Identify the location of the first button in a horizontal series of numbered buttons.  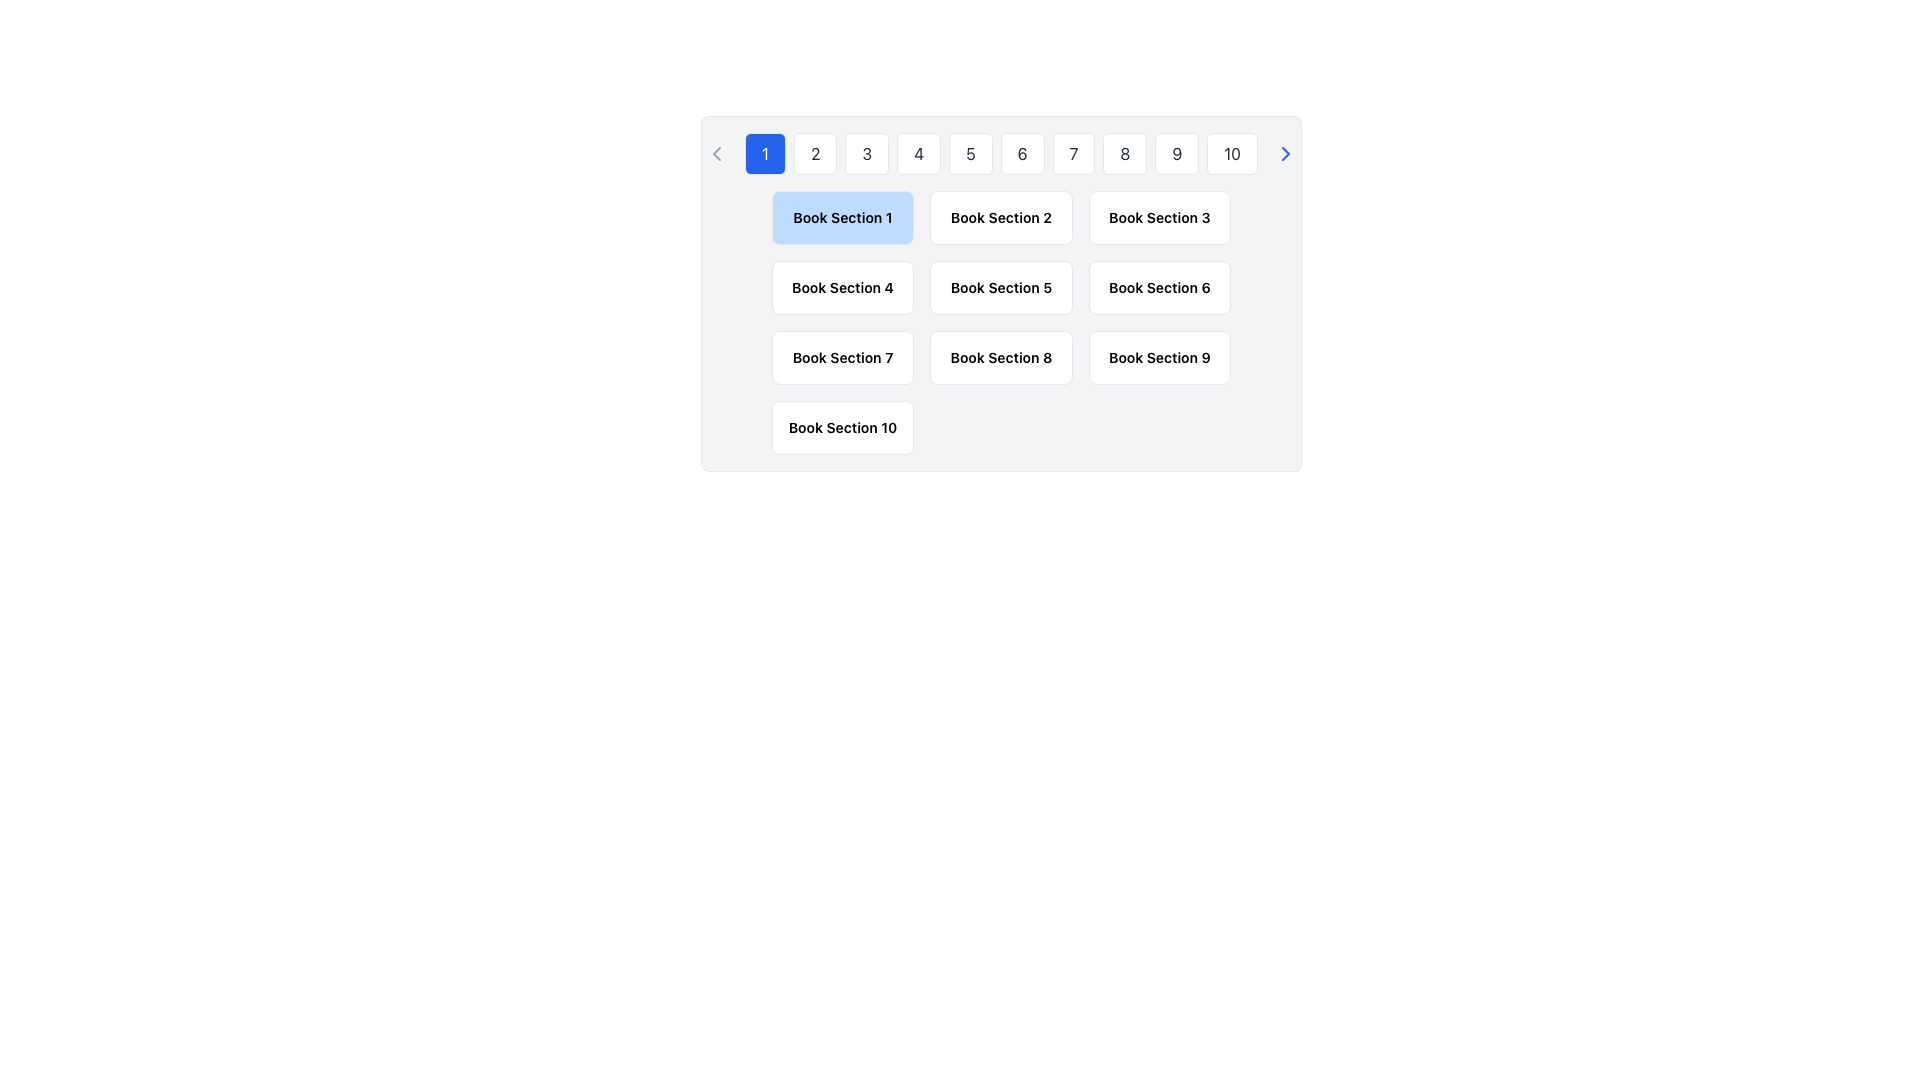
(764, 153).